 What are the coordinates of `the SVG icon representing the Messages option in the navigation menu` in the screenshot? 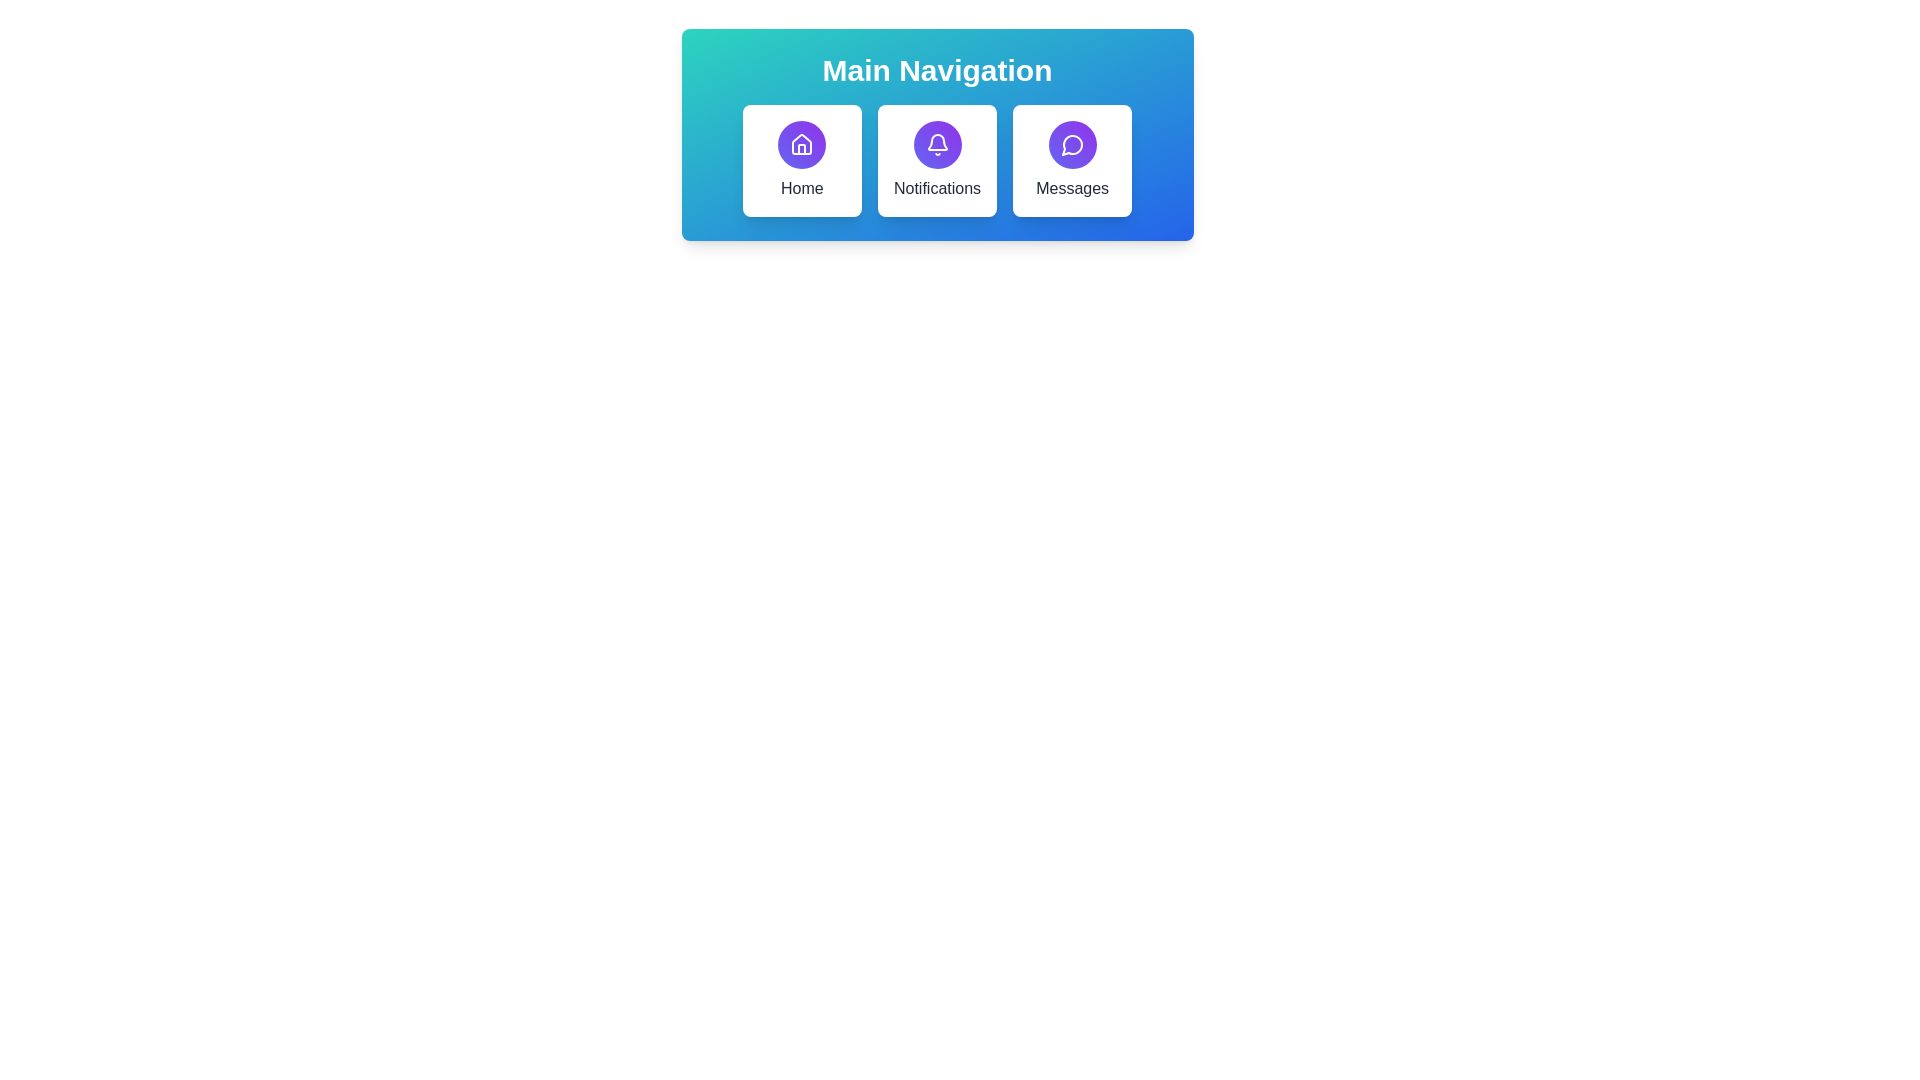 It's located at (1071, 144).